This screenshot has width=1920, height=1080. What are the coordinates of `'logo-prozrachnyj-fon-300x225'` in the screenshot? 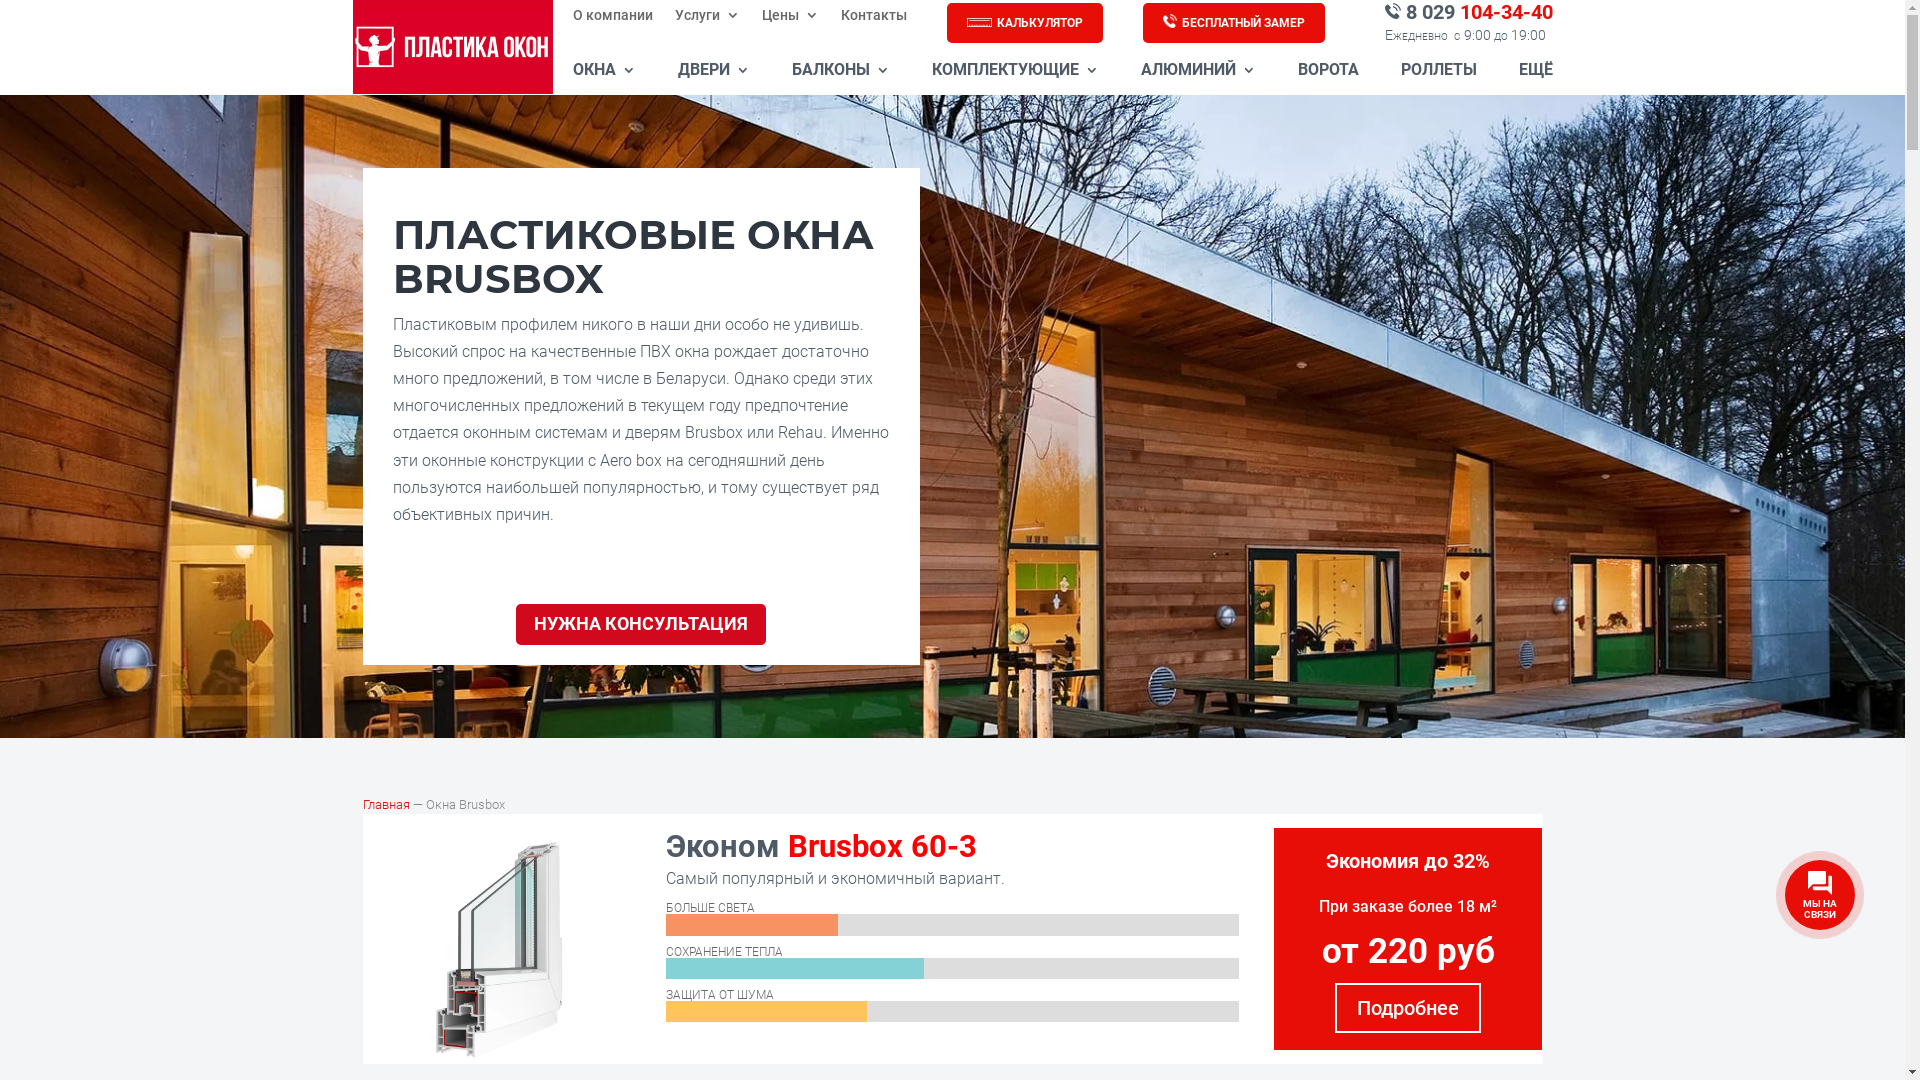 It's located at (450, 45).